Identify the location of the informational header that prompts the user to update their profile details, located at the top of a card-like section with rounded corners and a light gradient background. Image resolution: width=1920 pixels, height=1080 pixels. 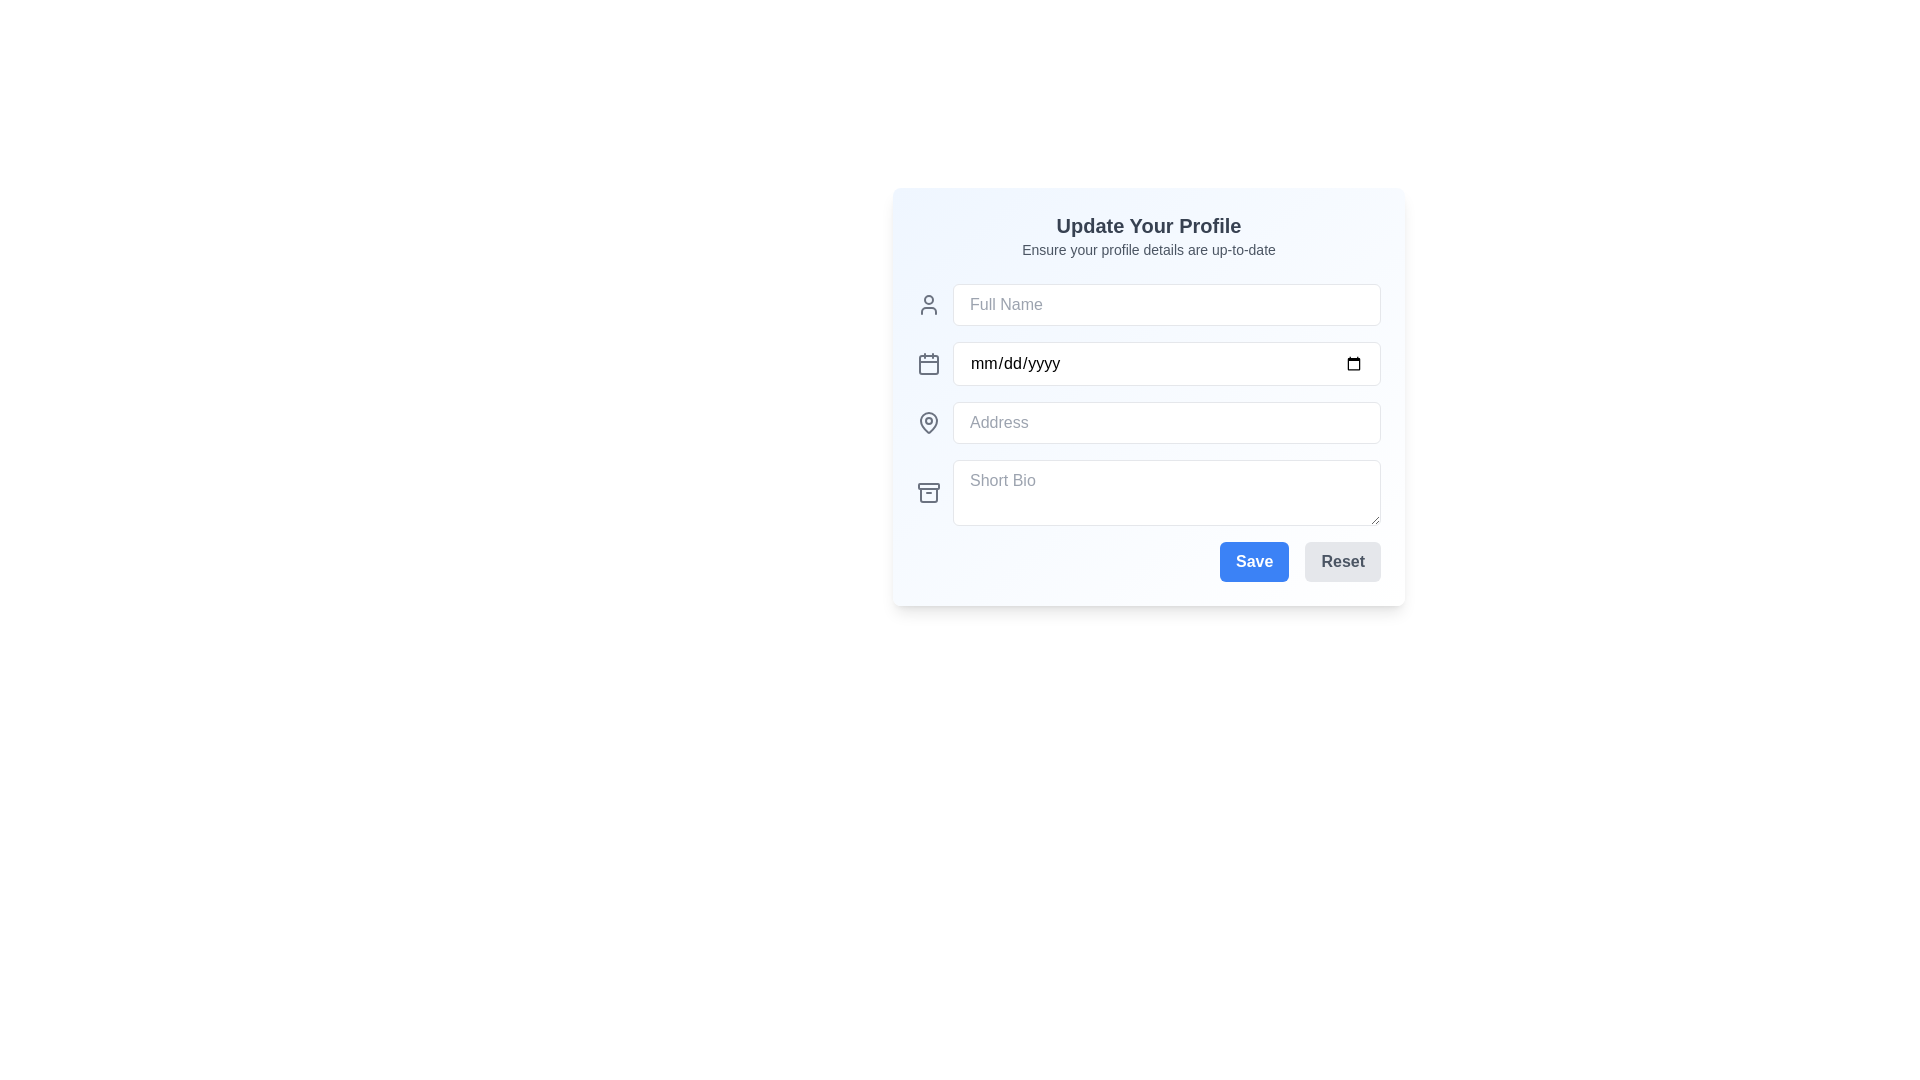
(1148, 234).